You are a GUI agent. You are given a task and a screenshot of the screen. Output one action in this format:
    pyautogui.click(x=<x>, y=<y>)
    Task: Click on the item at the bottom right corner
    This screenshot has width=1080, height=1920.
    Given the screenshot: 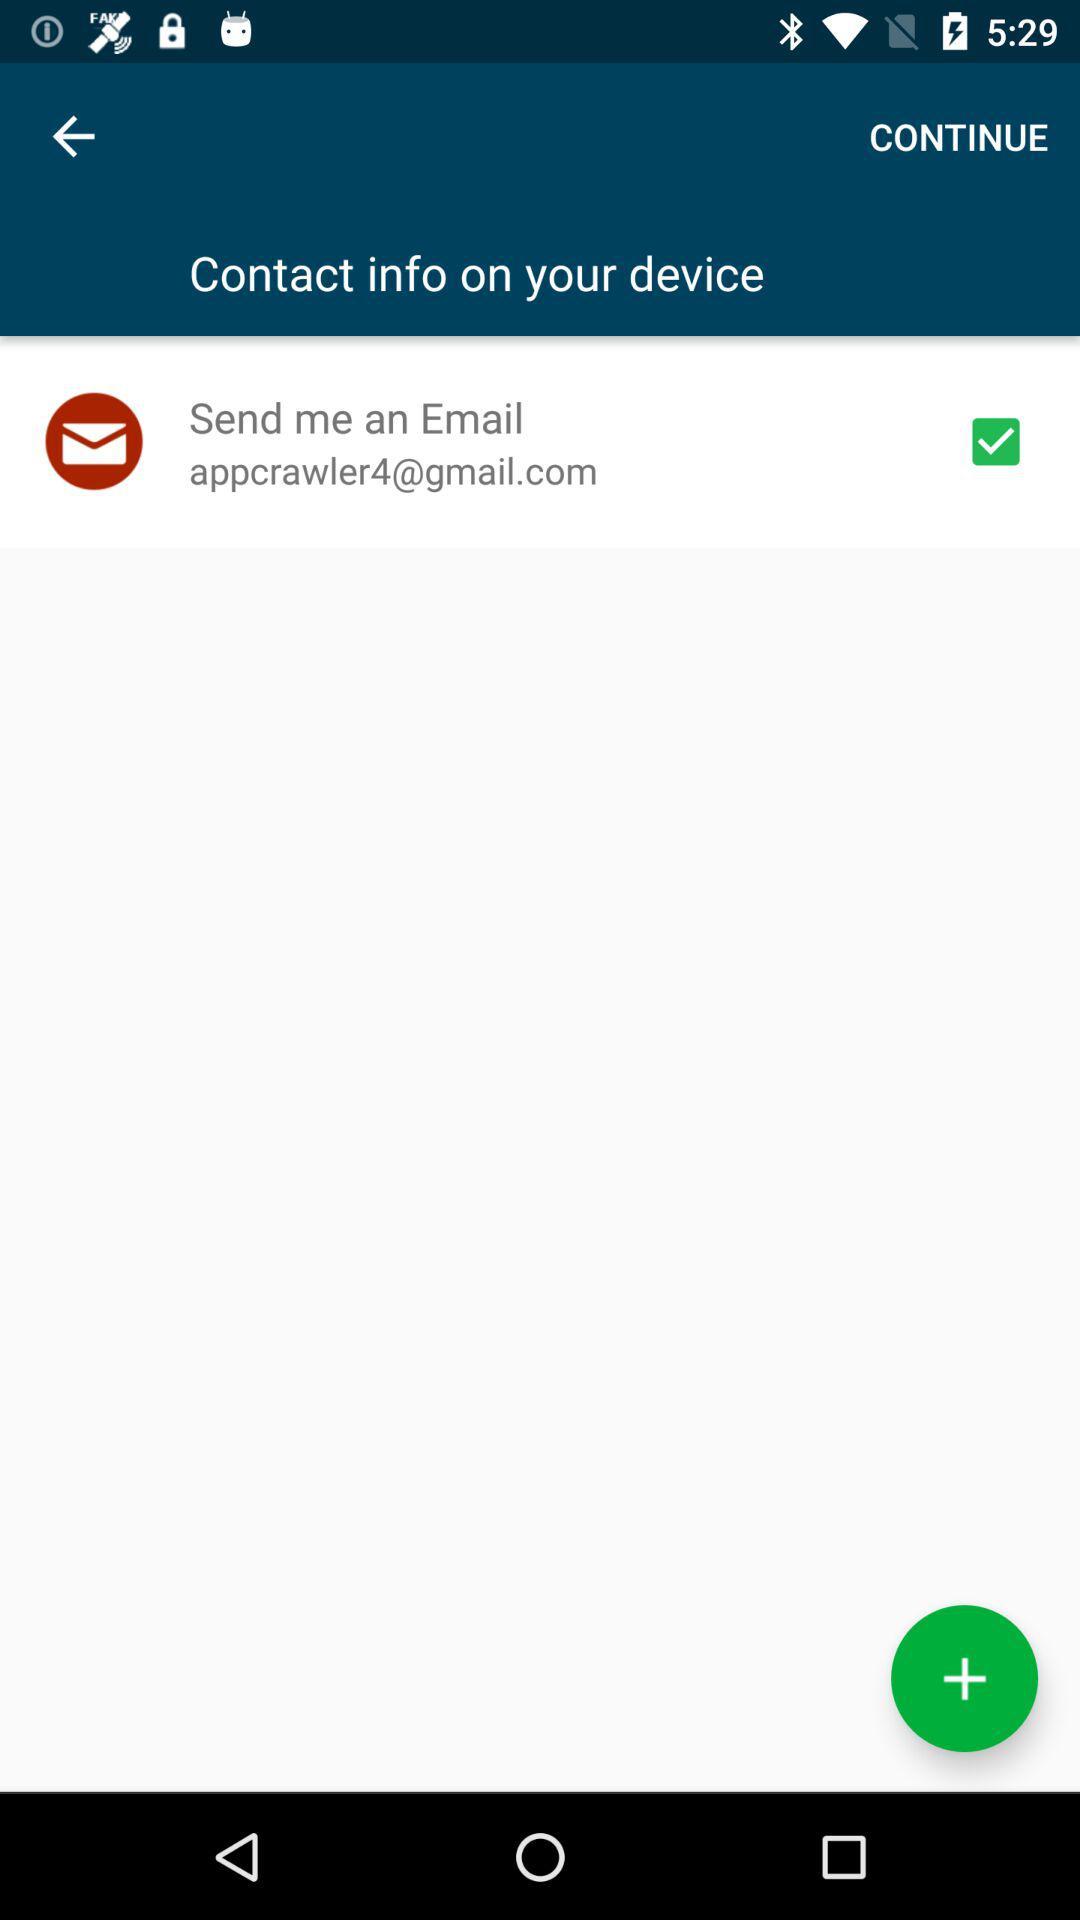 What is the action you would take?
    pyautogui.click(x=963, y=1678)
    